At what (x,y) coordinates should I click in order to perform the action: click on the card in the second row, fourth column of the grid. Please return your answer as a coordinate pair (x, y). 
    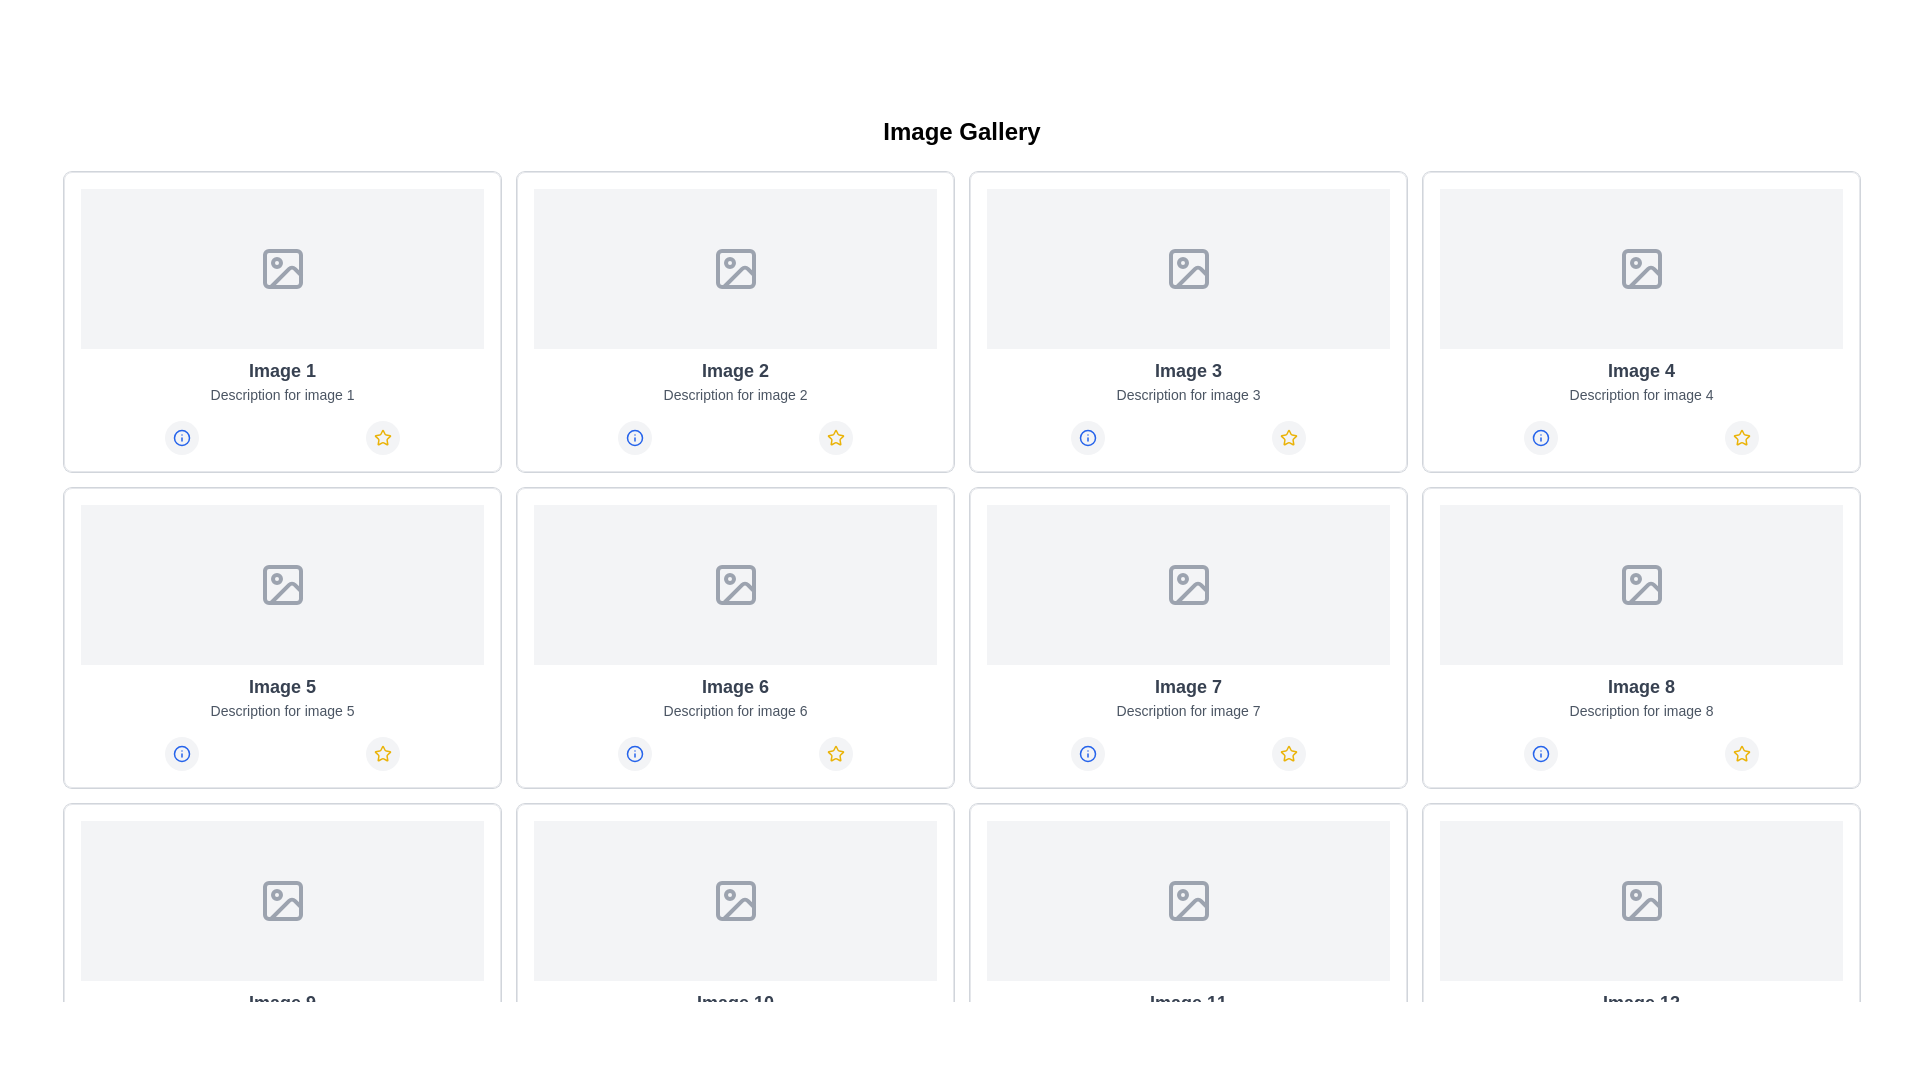
    Looking at the image, I should click on (1641, 637).